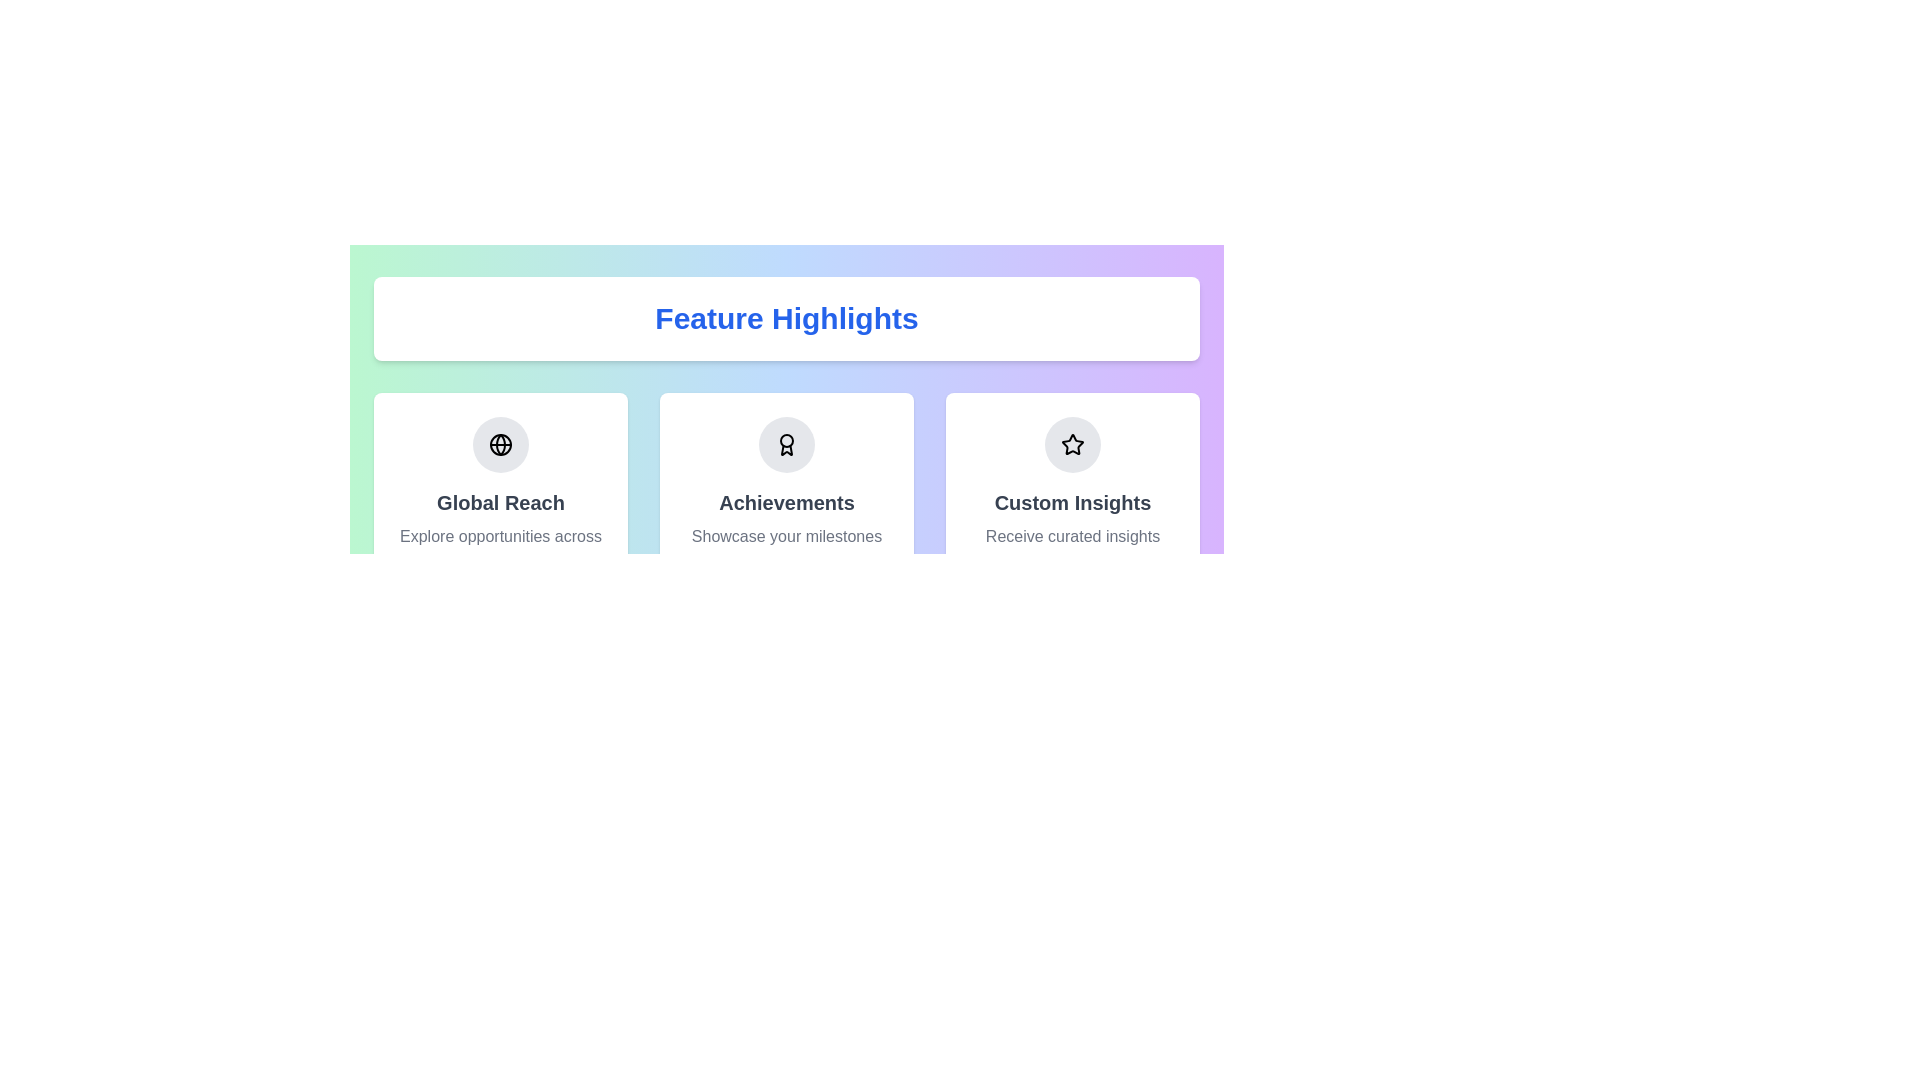  Describe the element at coordinates (1072, 505) in the screenshot. I see `the Information card featuring a centered star icon with the bold text 'Custom Insights' and smaller text 'Receive curated insights tailored specifically to your goals.' This card is the third in a grid layout and is located to the right of the 'Achievements' card` at that location.